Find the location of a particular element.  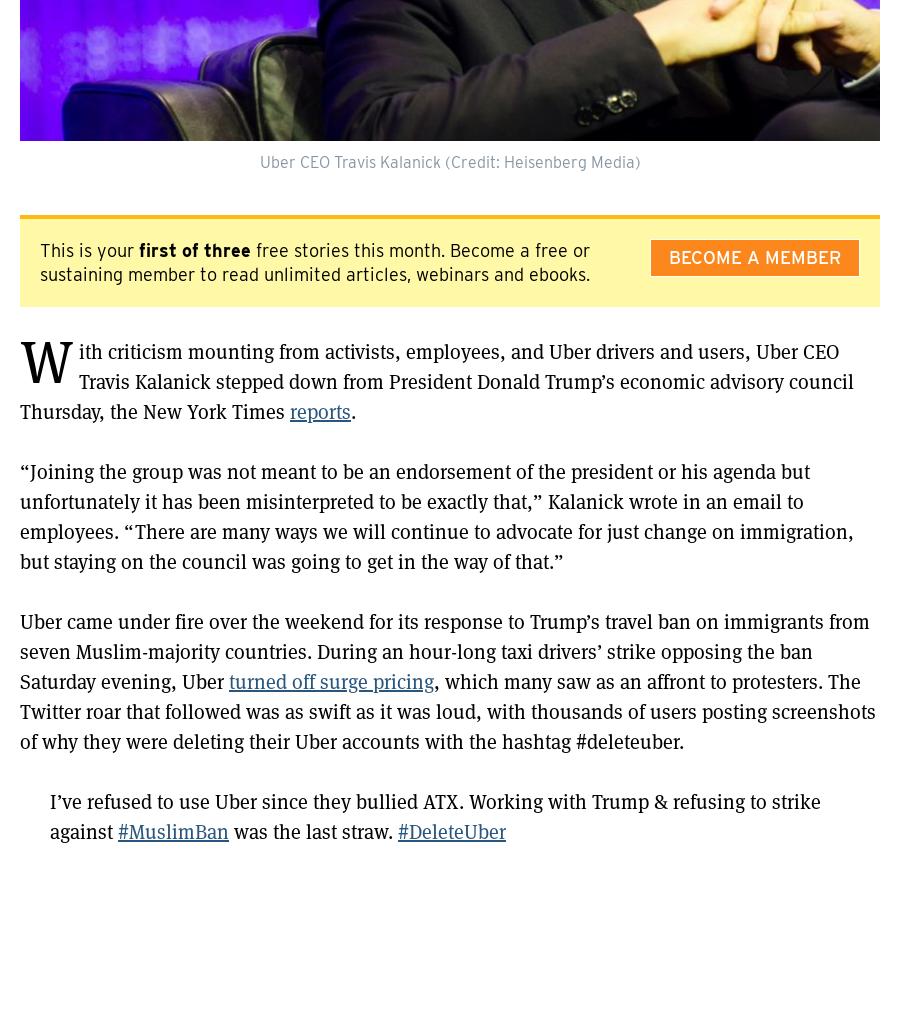

'first of three' is located at coordinates (195, 250).